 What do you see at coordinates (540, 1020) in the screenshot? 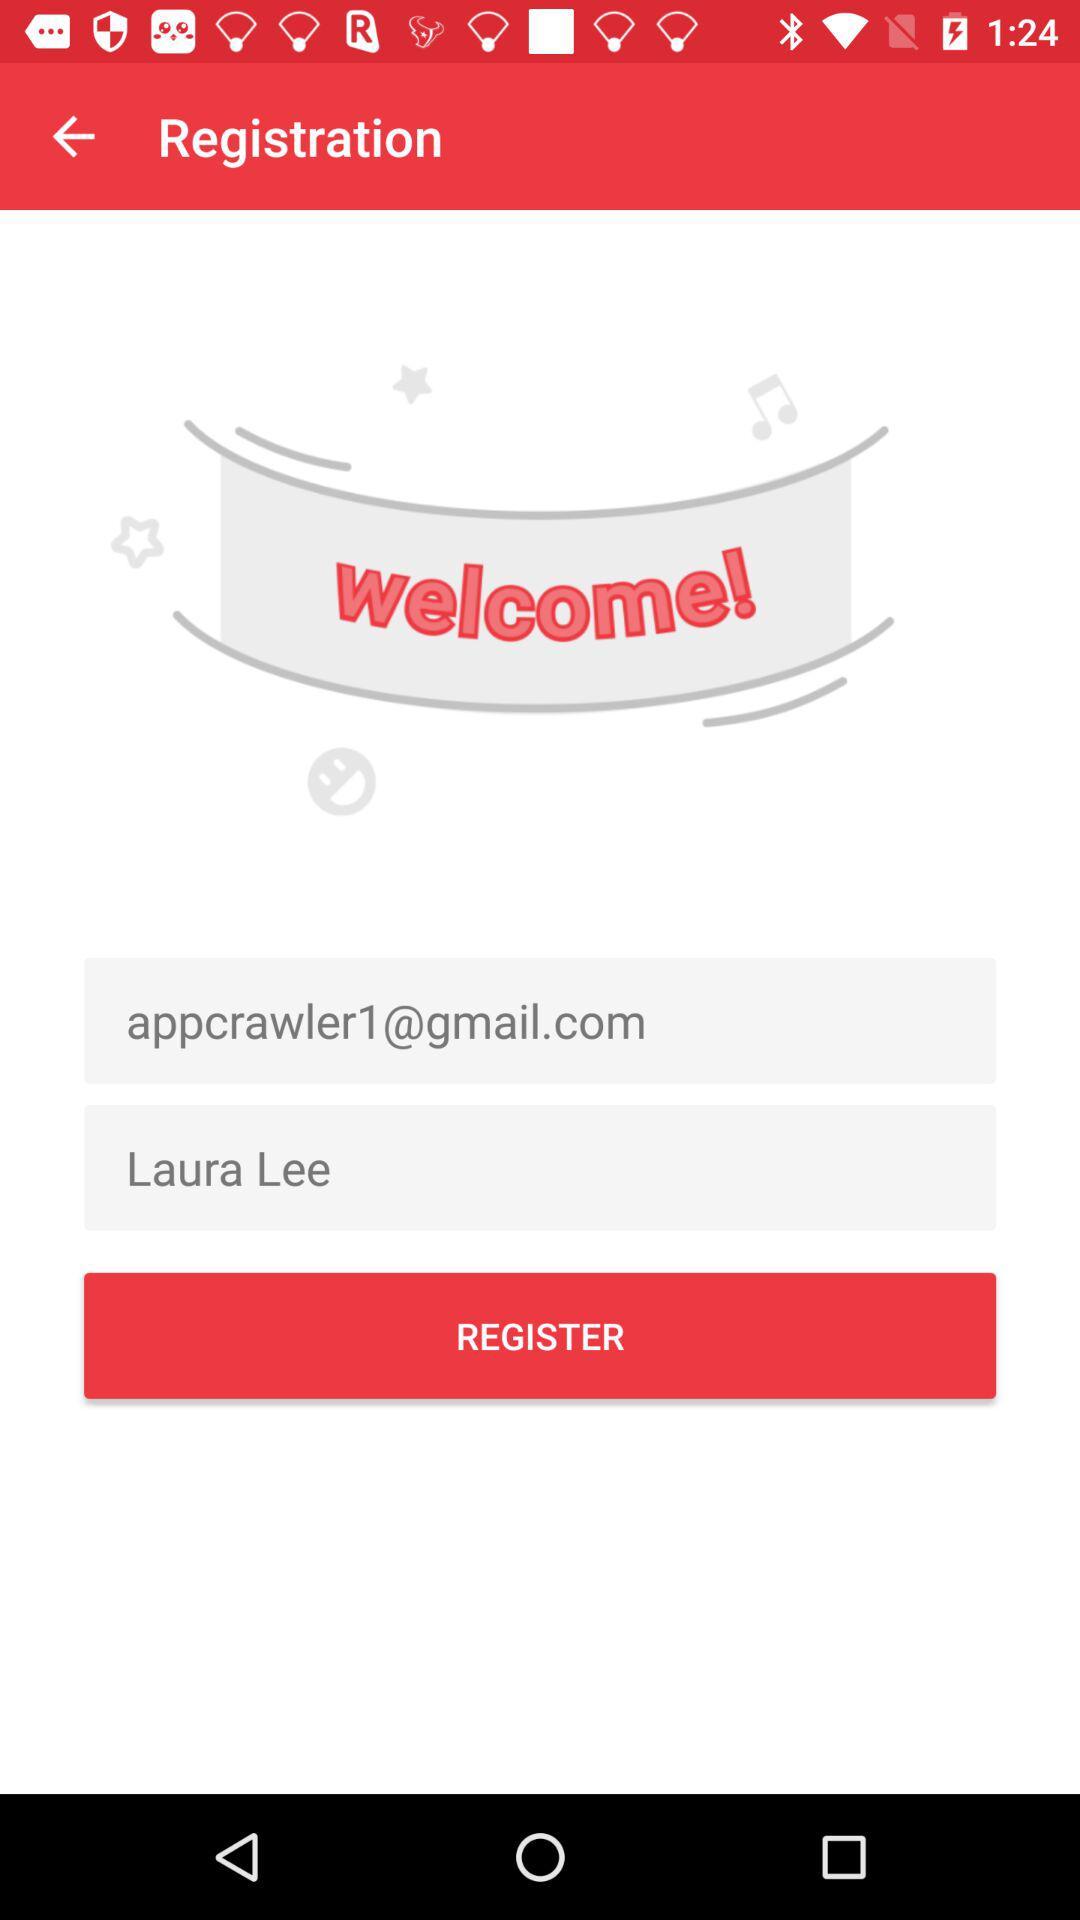
I see `the appcrawler1@gmail.com item` at bounding box center [540, 1020].